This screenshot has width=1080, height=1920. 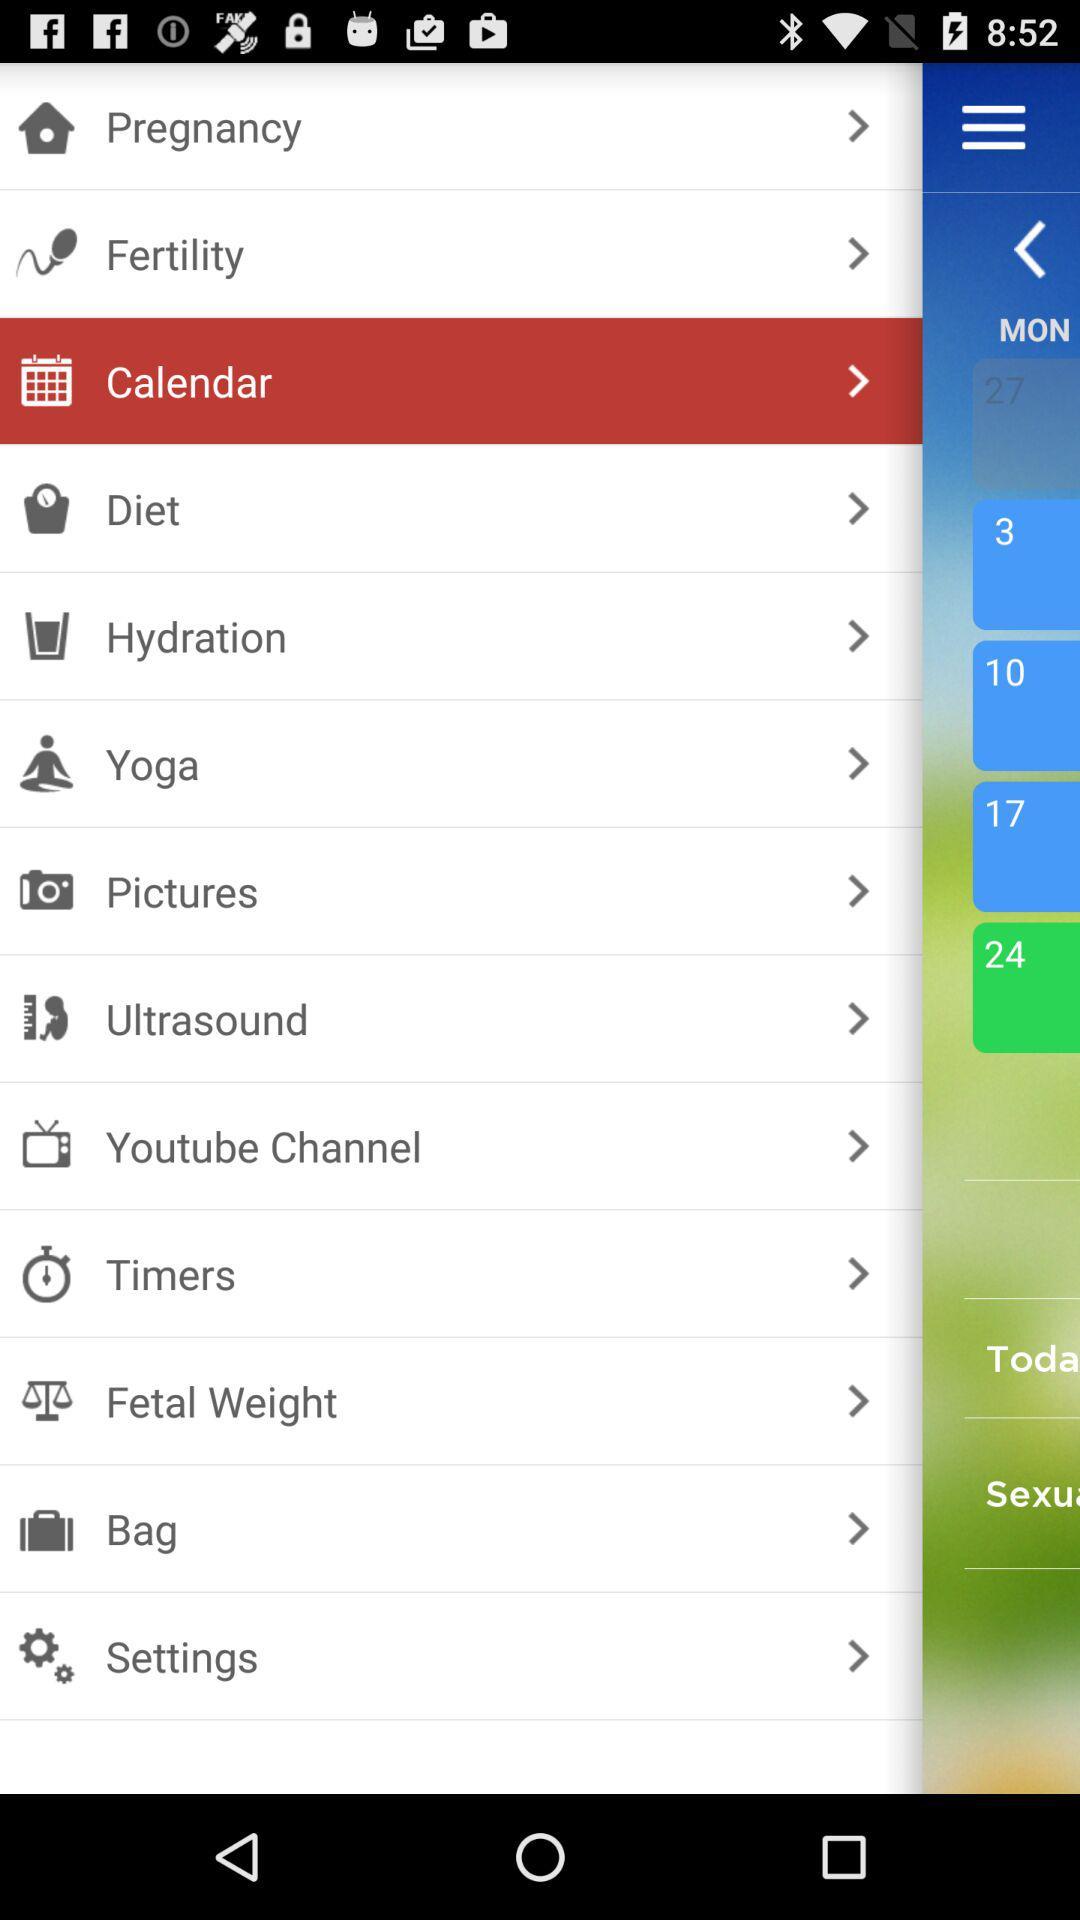 What do you see at coordinates (857, 1146) in the screenshot?
I see `the item above the timers` at bounding box center [857, 1146].